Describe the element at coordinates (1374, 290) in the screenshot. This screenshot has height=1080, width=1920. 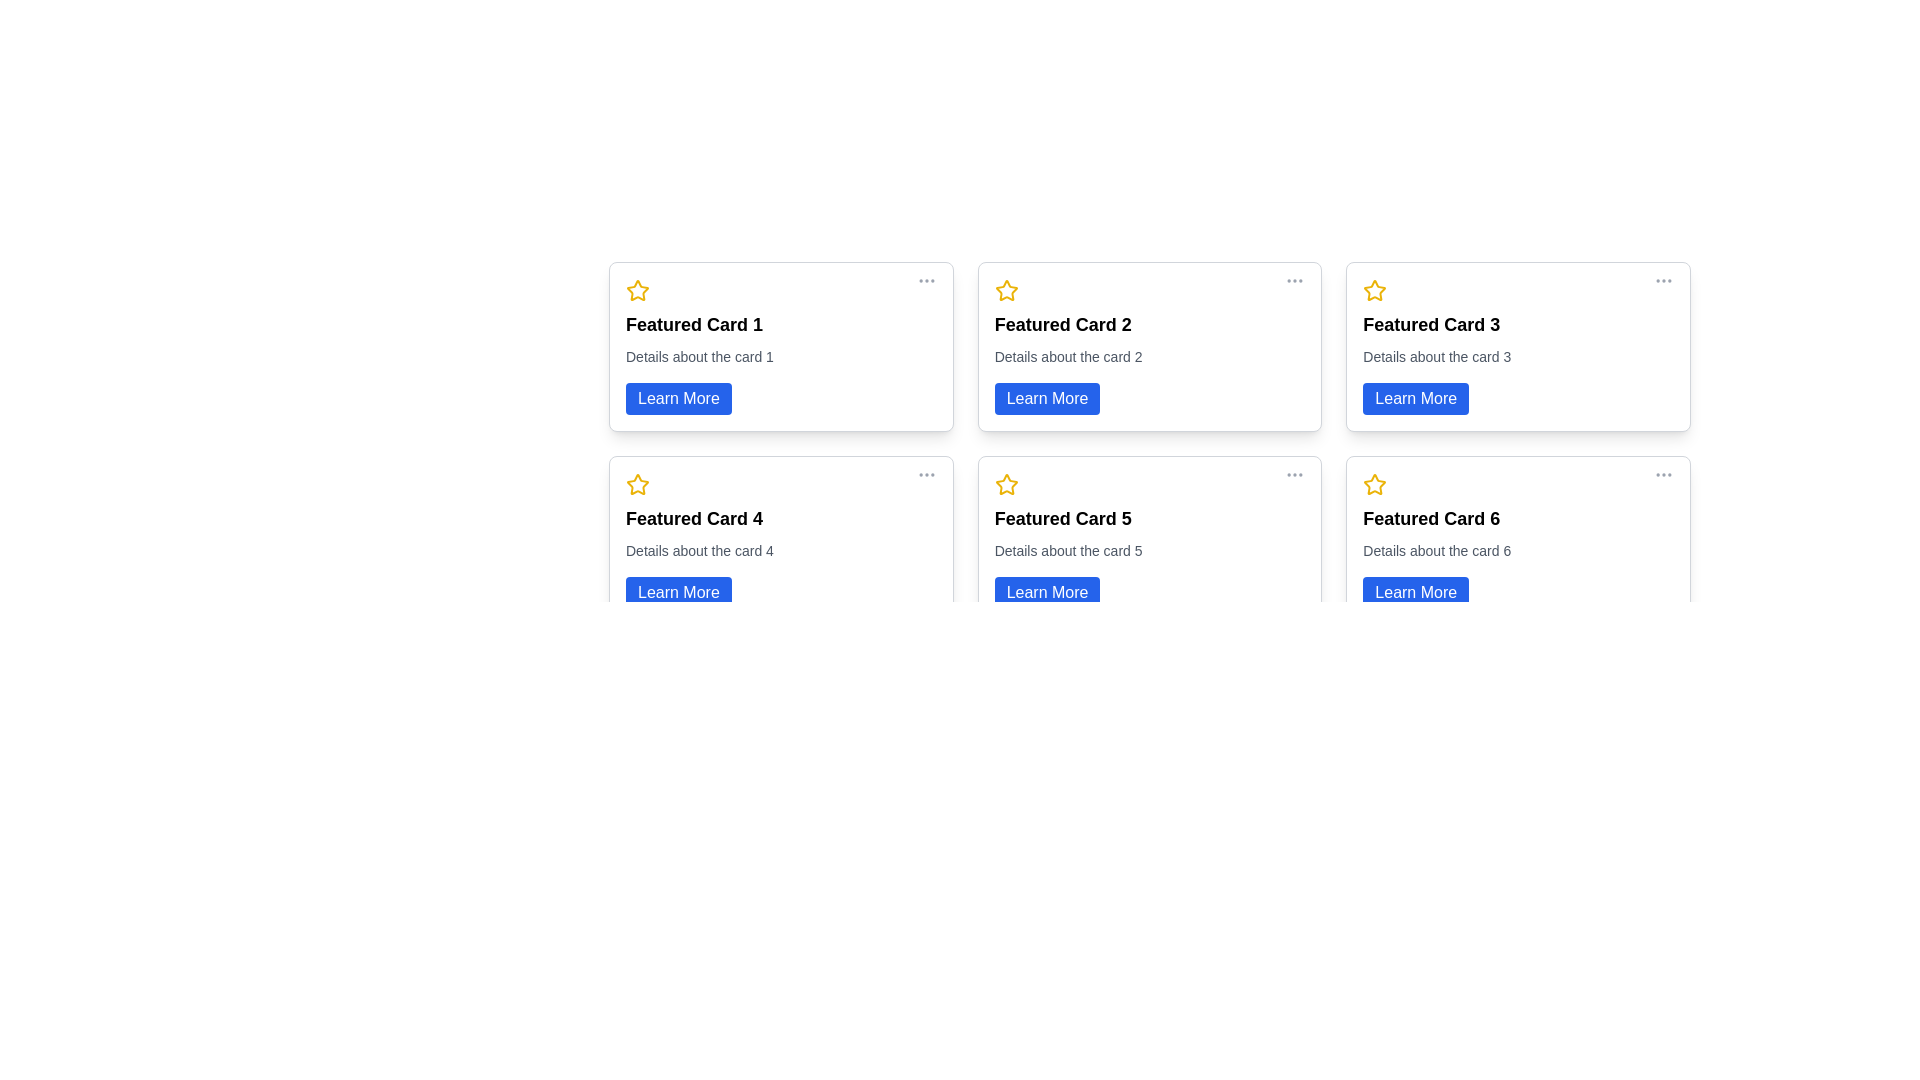
I see `the yellow star icon with a hollow center located to the left of the title 'Featured Card 3' in the header section of the second card in the grid layout` at that location.